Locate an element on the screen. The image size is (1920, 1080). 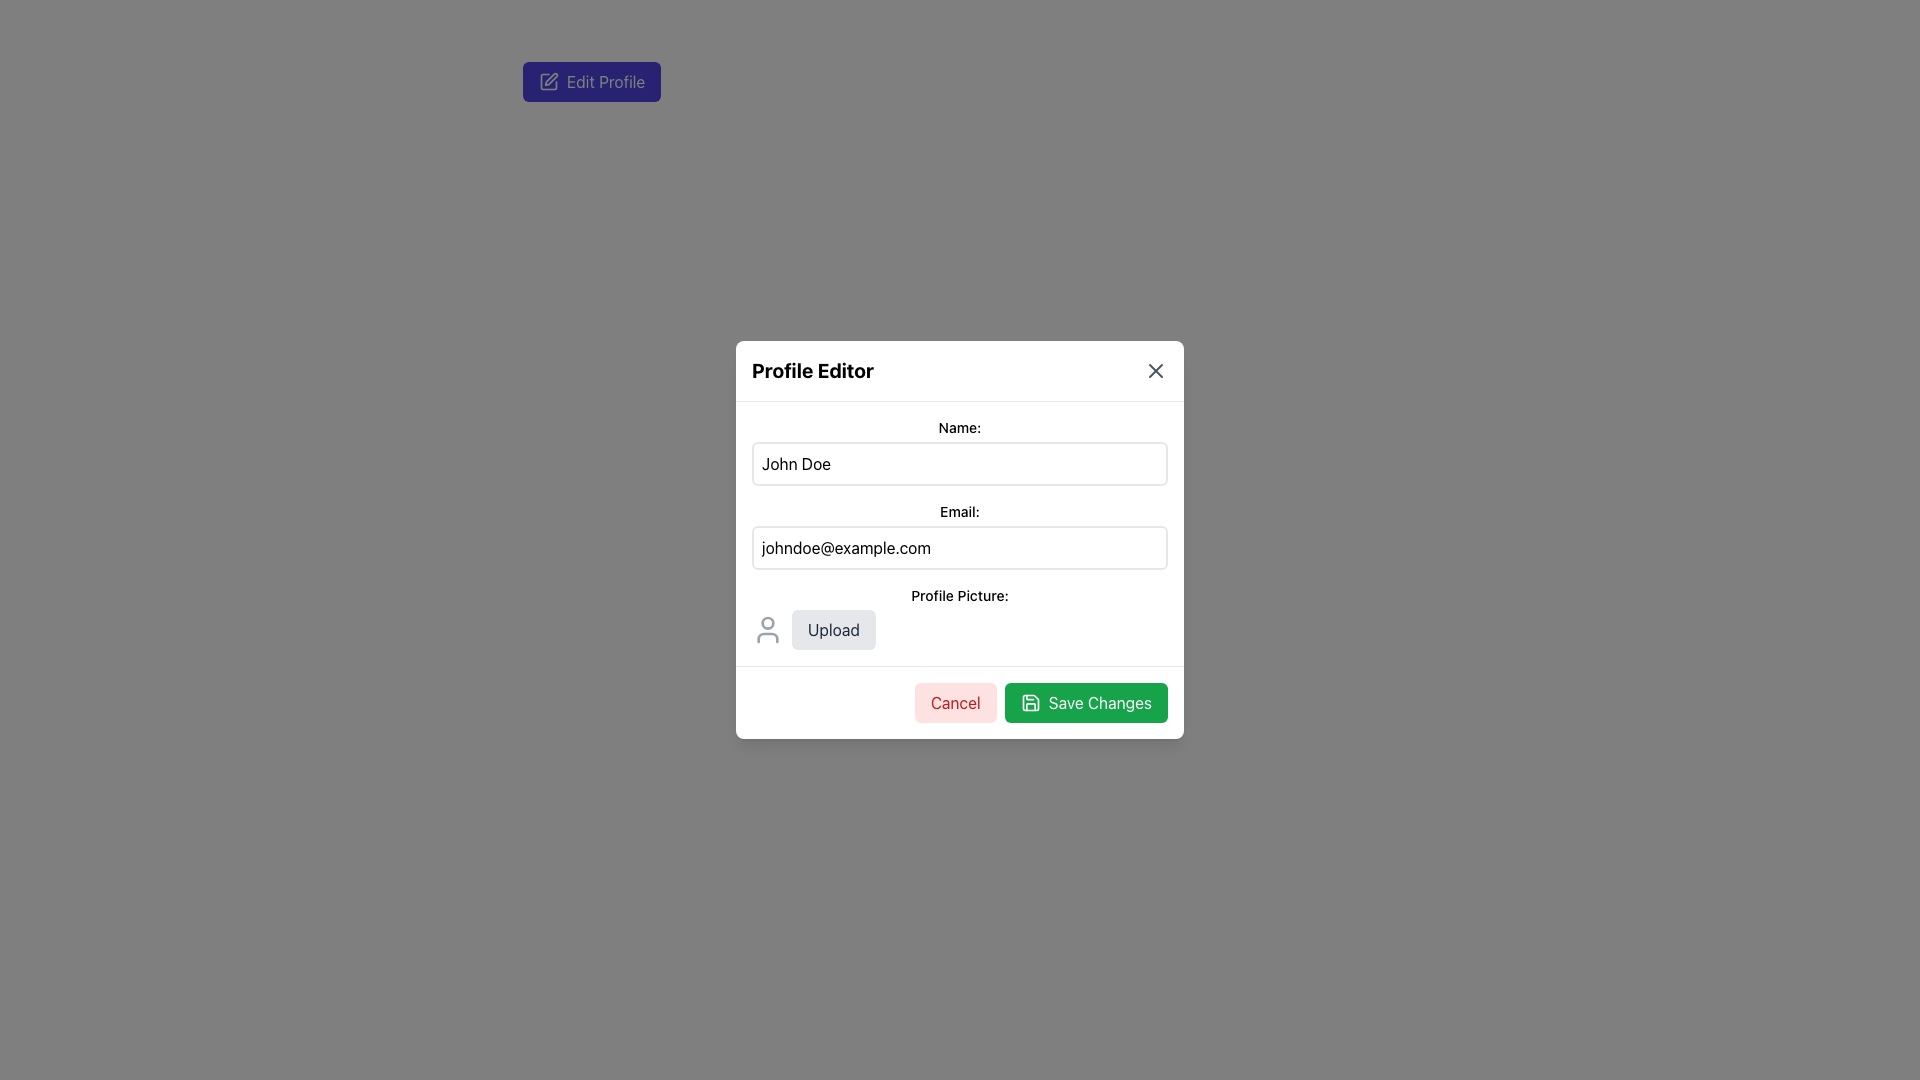
the save icon, which is a thin outlined disk icon located on the left side of the 'Save Changes' button at the bottom right of the 'Profile Editor' dialog is located at coordinates (1030, 701).